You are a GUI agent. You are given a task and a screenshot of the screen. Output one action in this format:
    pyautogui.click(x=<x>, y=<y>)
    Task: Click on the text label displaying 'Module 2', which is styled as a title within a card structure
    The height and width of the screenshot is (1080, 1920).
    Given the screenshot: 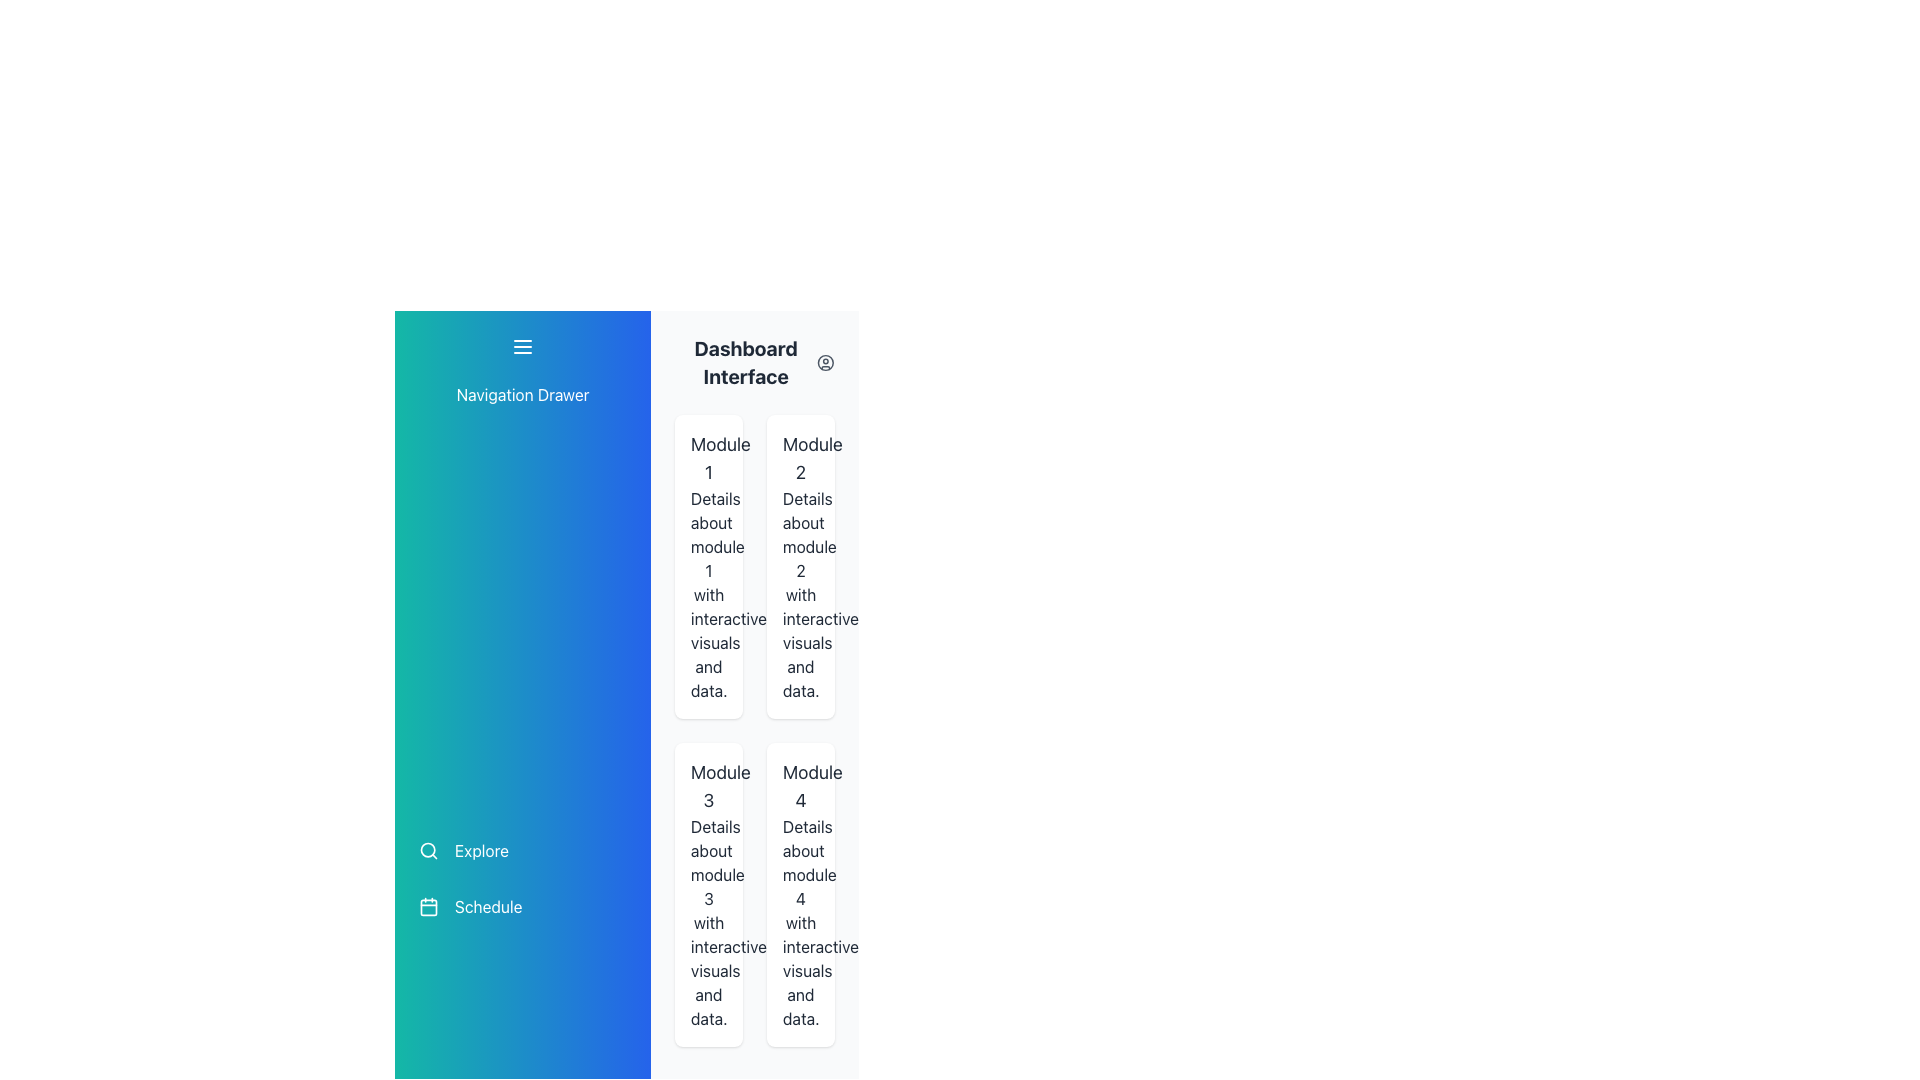 What is the action you would take?
    pyautogui.click(x=801, y=459)
    